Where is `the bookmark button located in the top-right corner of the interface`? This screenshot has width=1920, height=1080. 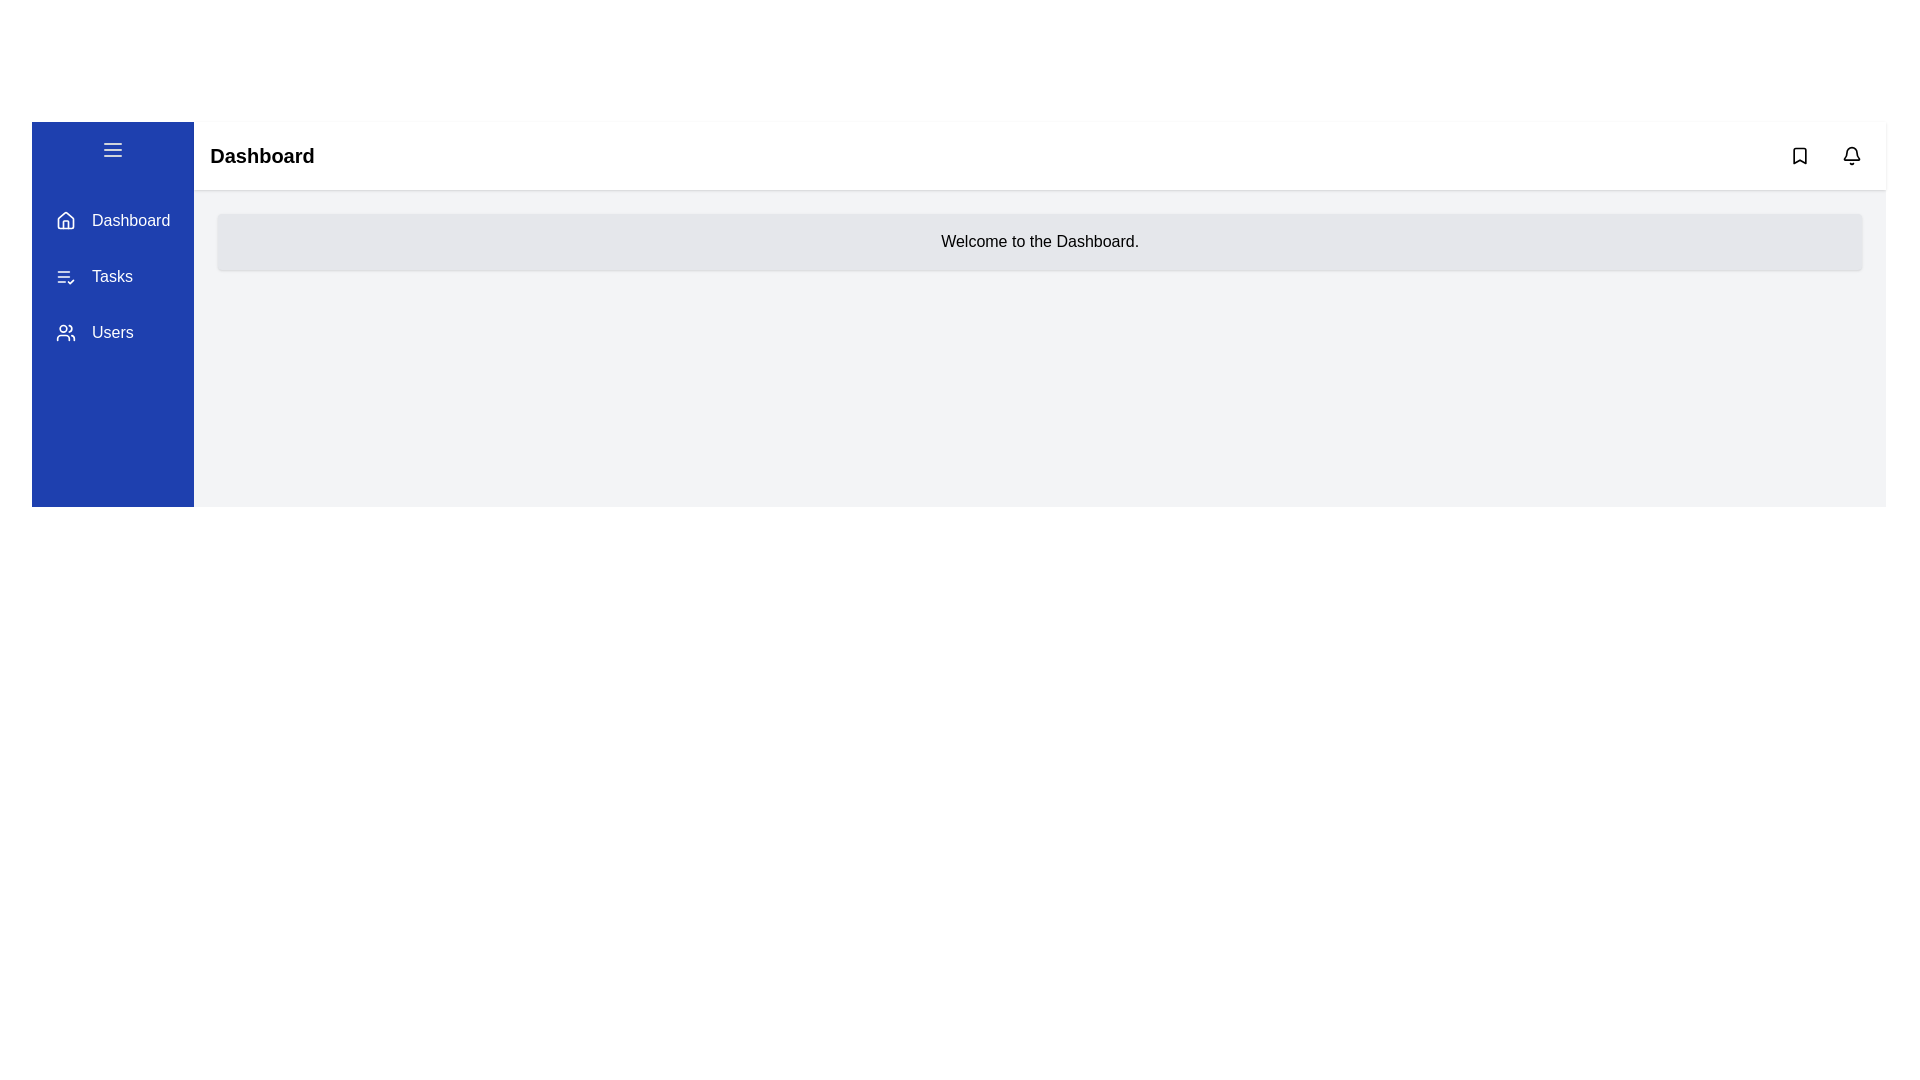
the bookmark button located in the top-right corner of the interface is located at coordinates (1800, 154).